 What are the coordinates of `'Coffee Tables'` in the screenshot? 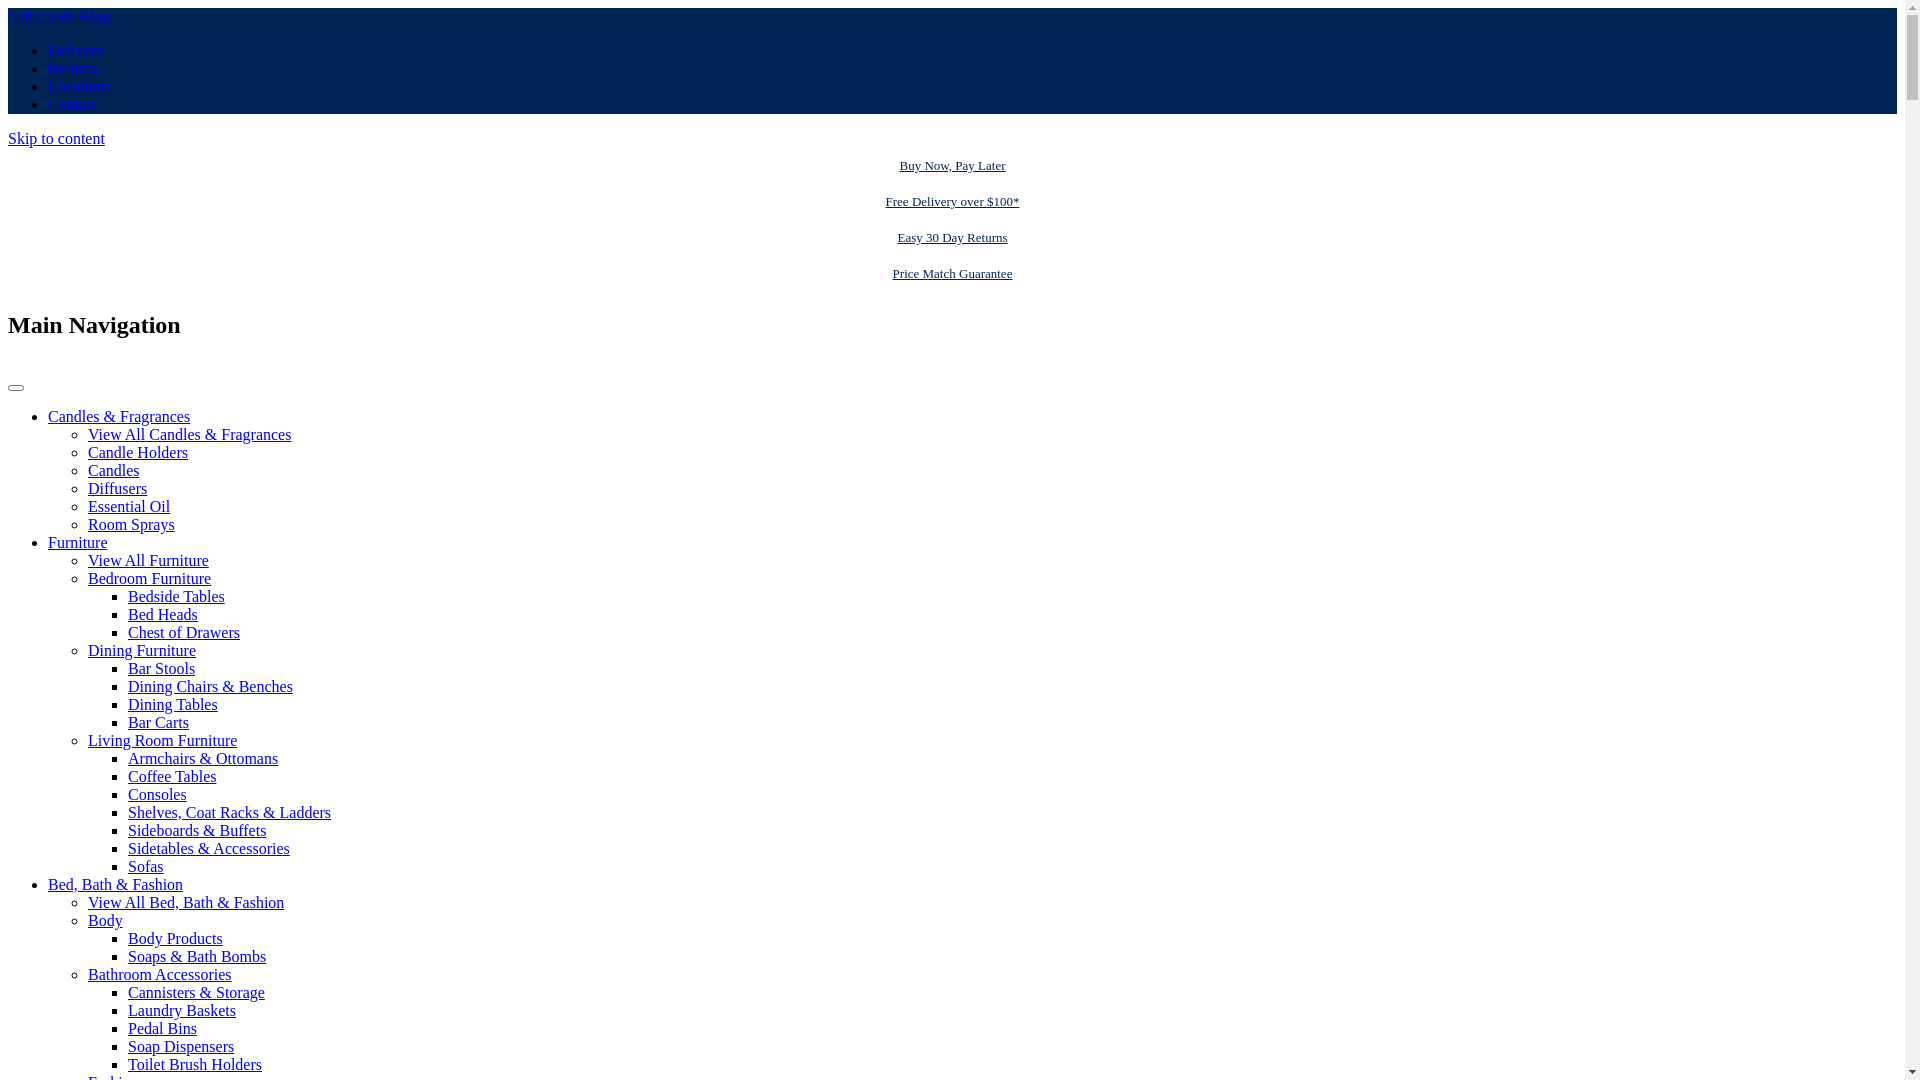 It's located at (172, 775).